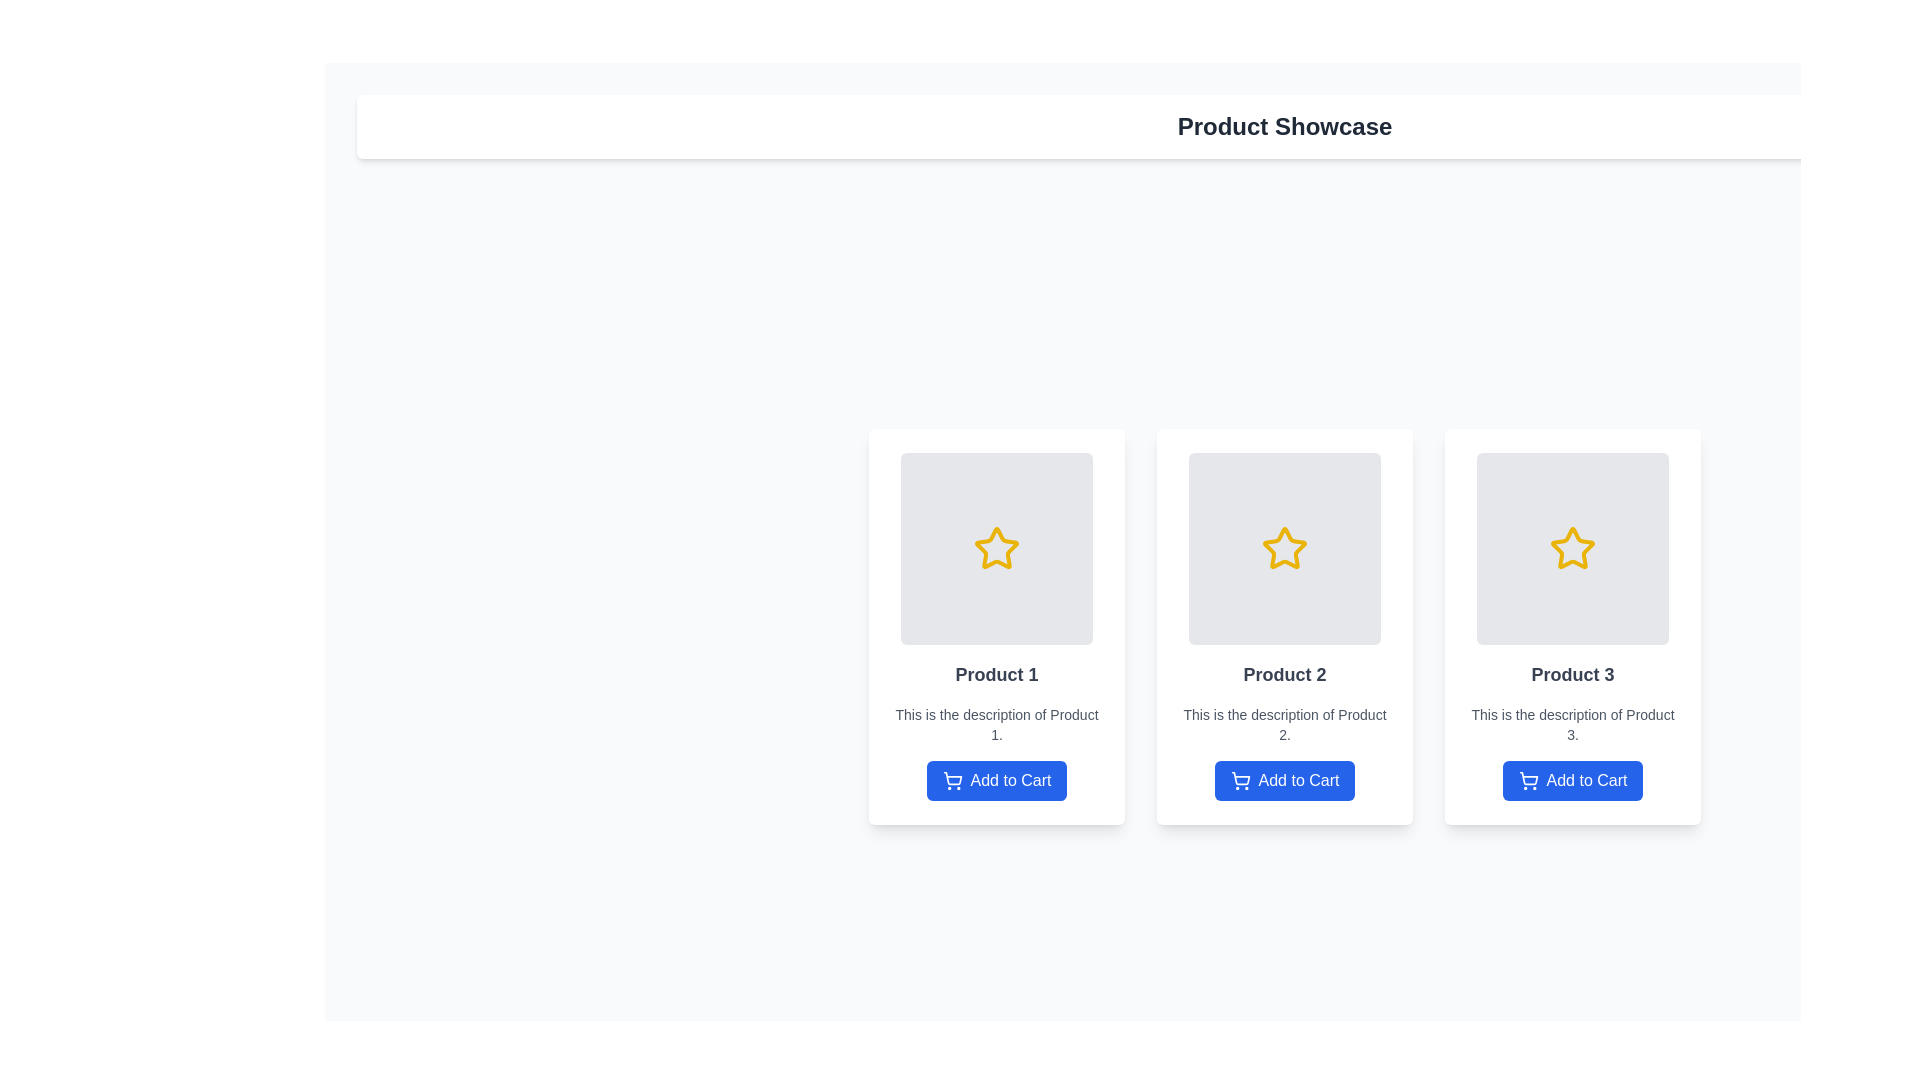 The image size is (1920, 1080). I want to click on the first product display card in the 'Product Showcase' section, so click(997, 626).